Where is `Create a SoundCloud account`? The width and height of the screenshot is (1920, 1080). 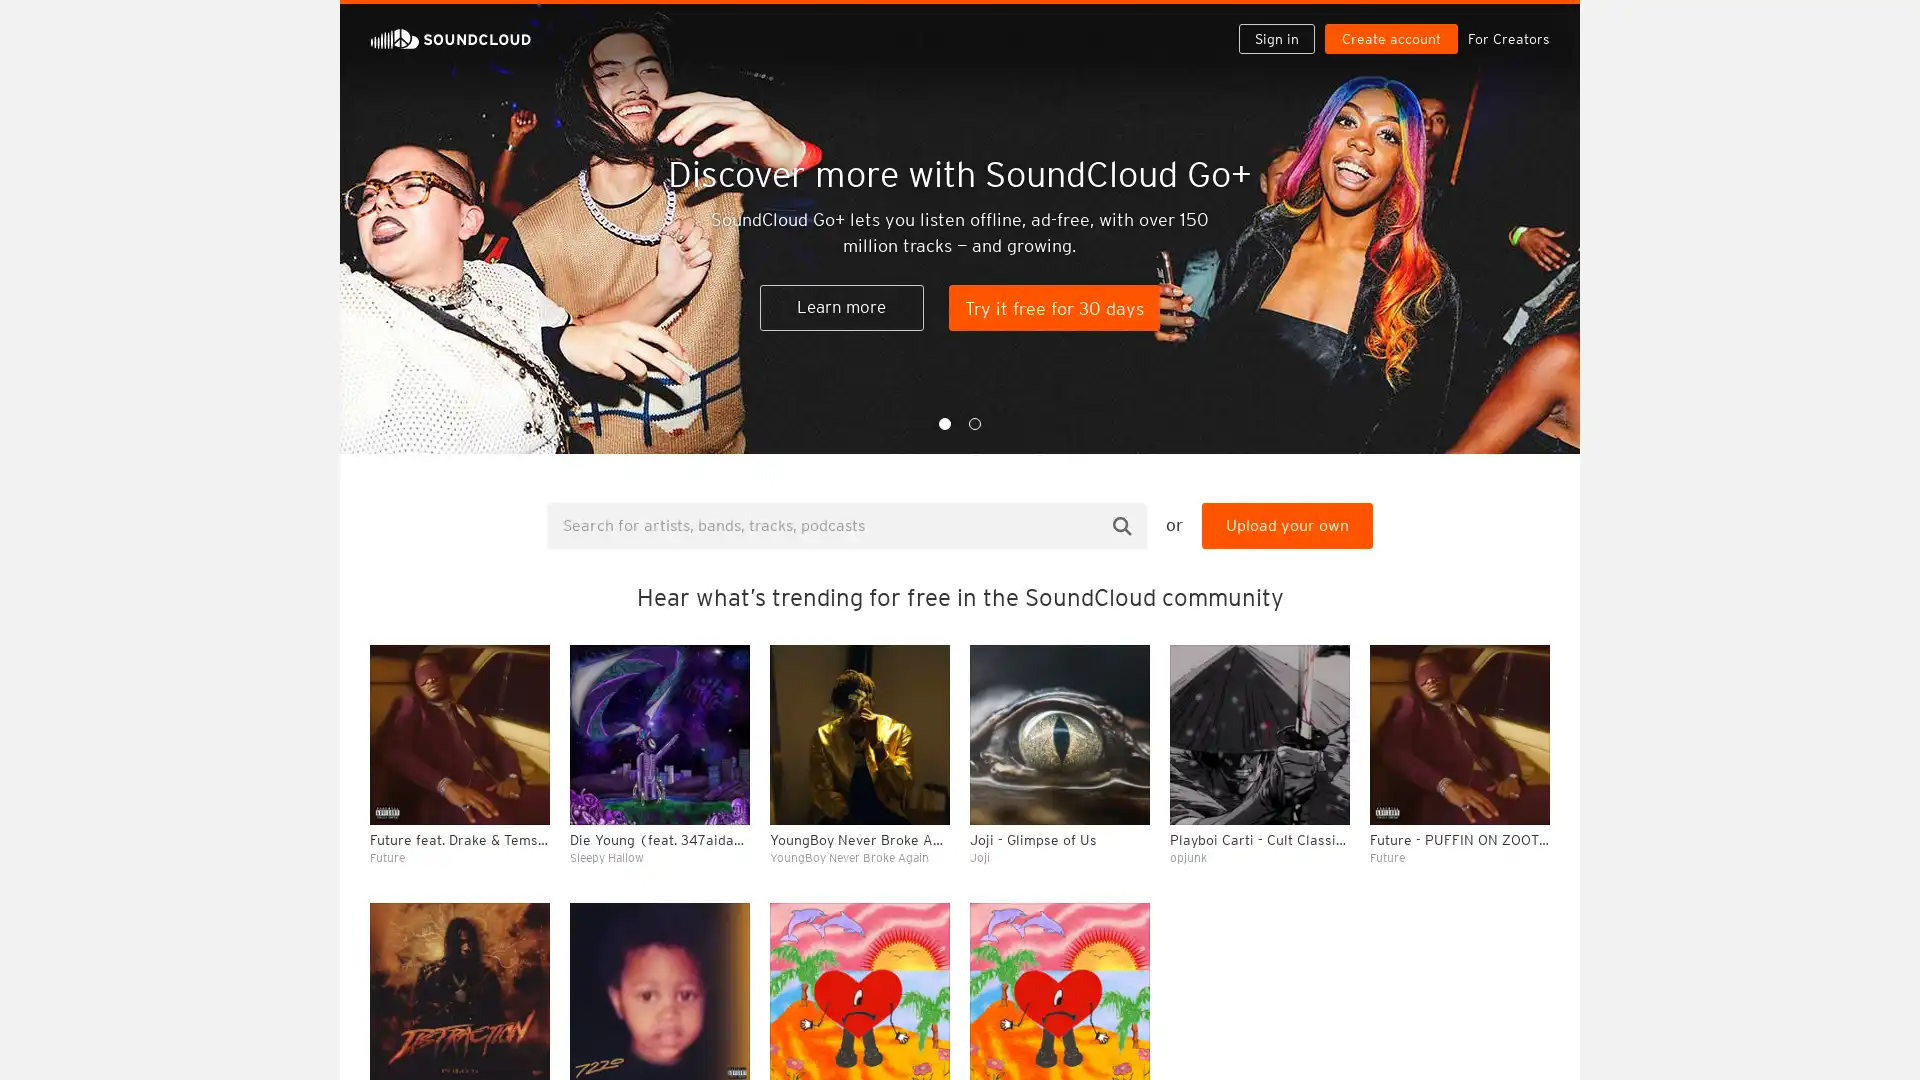 Create a SoundCloud account is located at coordinates (1395, 22).